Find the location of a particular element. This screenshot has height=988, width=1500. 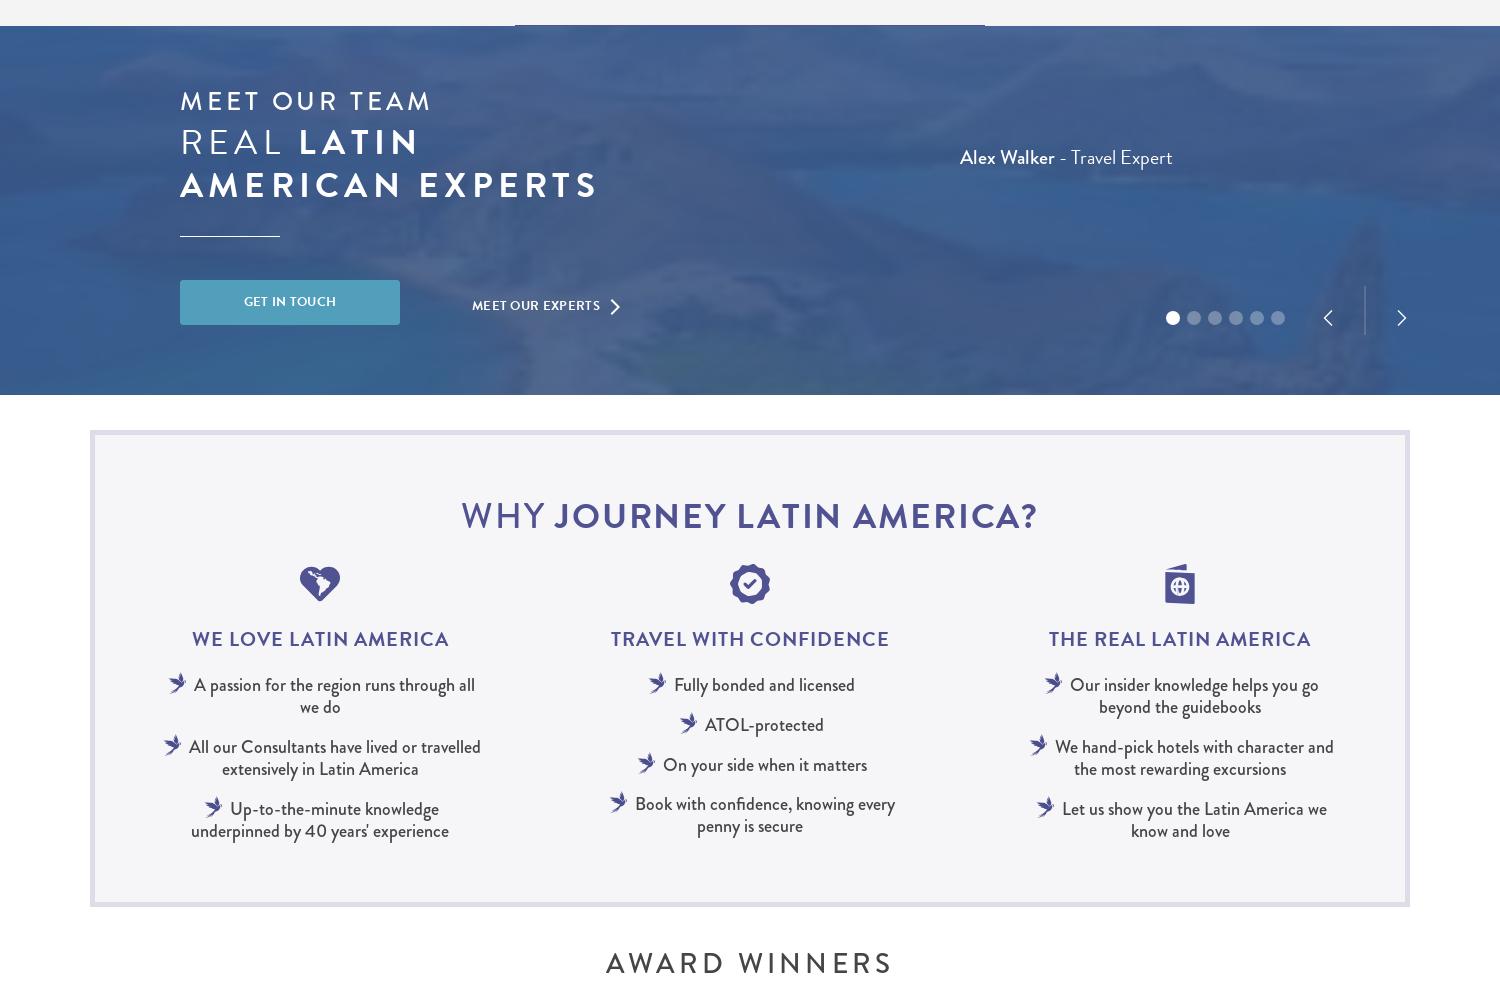

'We love Latin America' is located at coordinates (318, 638).